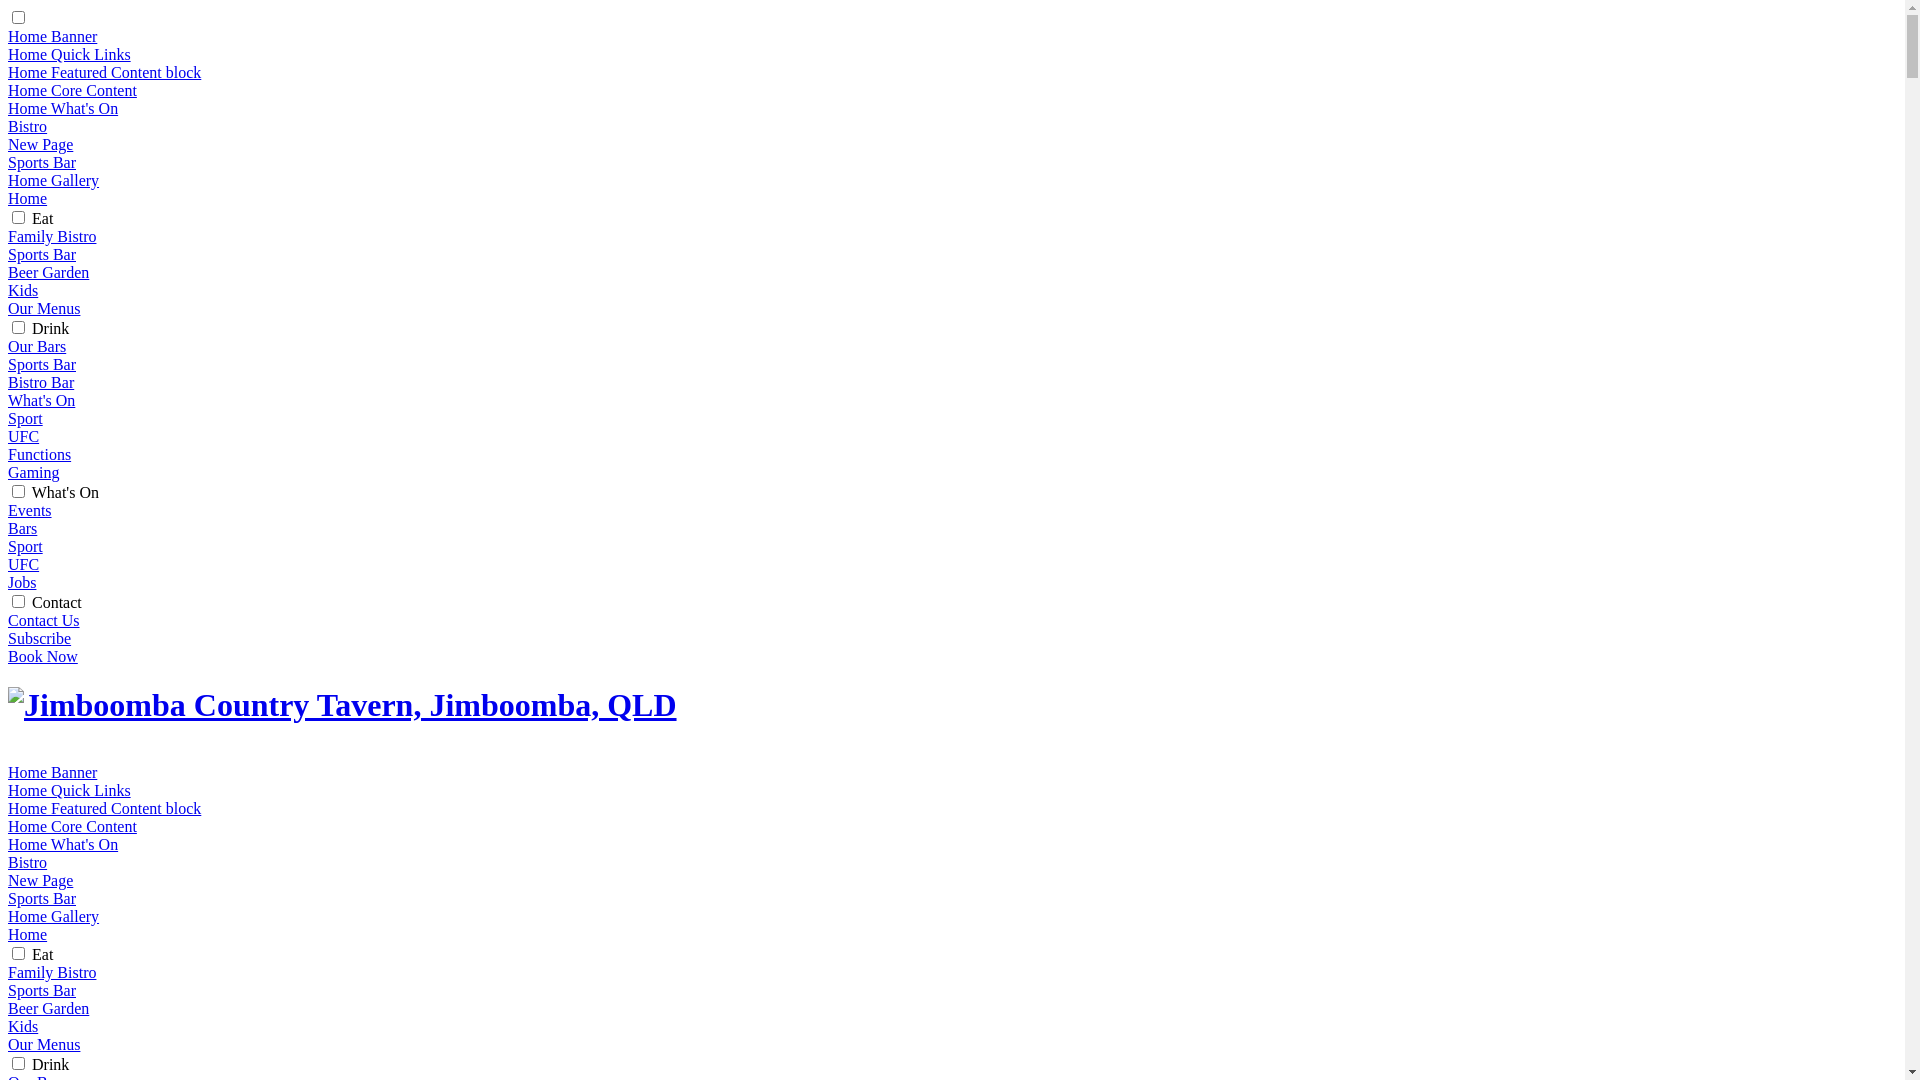  What do you see at coordinates (43, 308) in the screenshot?
I see `'Our Menus'` at bounding box center [43, 308].